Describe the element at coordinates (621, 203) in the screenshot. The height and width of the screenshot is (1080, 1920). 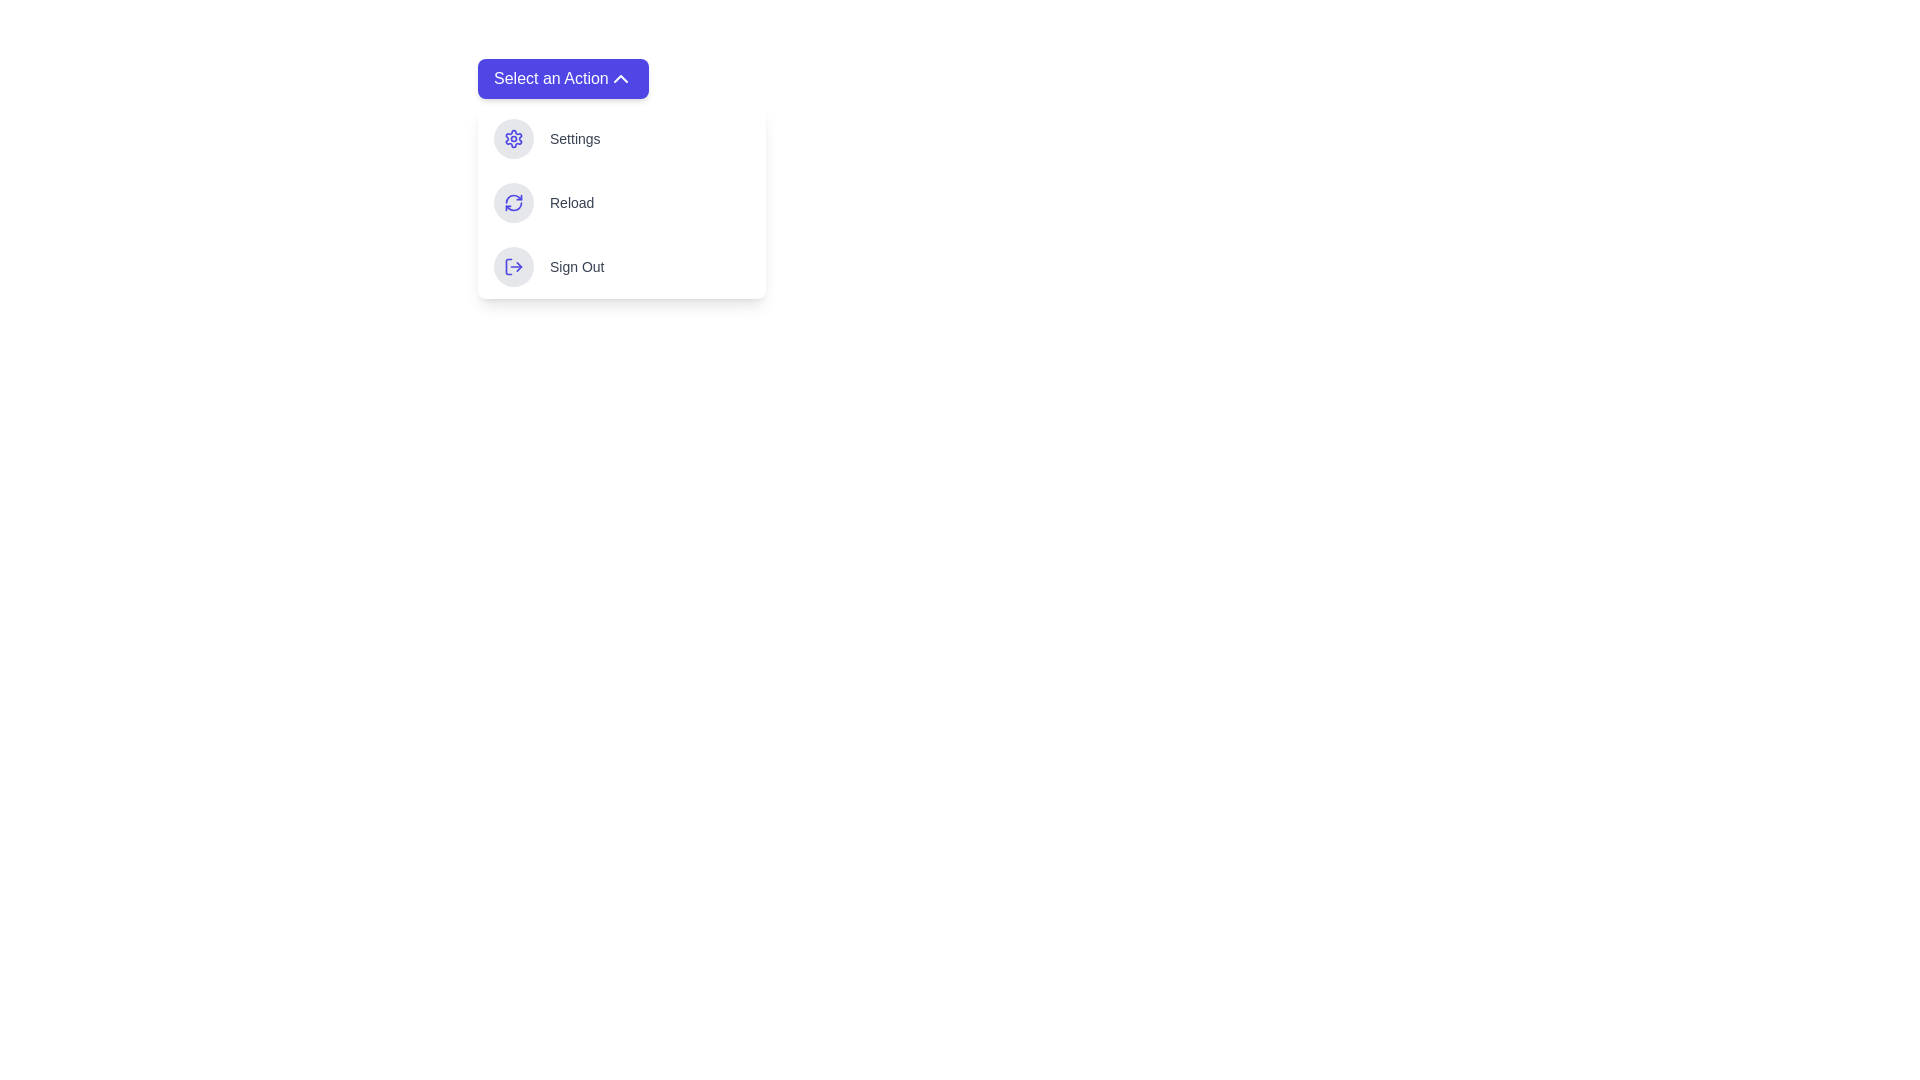
I see `the 'Reload' menu item, which is the second option in the vertically aligned list of actions` at that location.